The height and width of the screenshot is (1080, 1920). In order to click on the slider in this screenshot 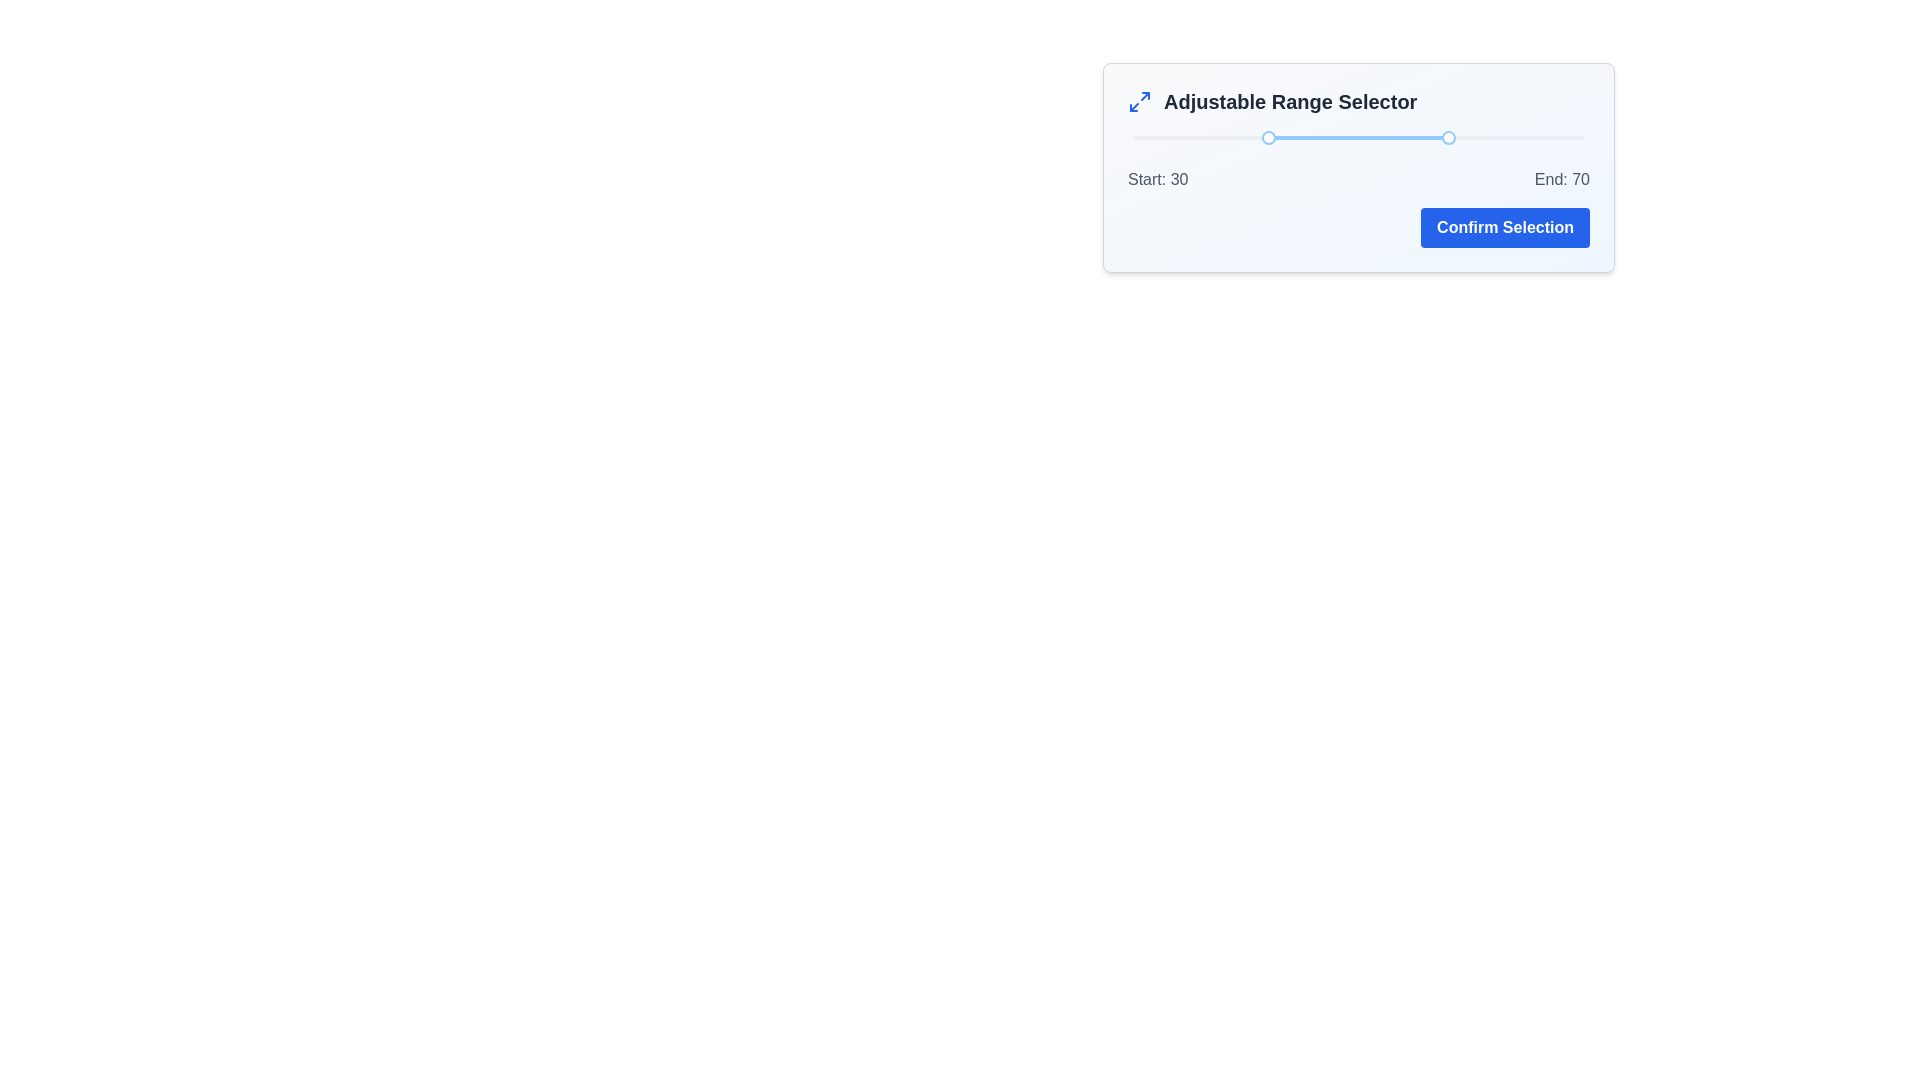, I will do `click(1474, 137)`.